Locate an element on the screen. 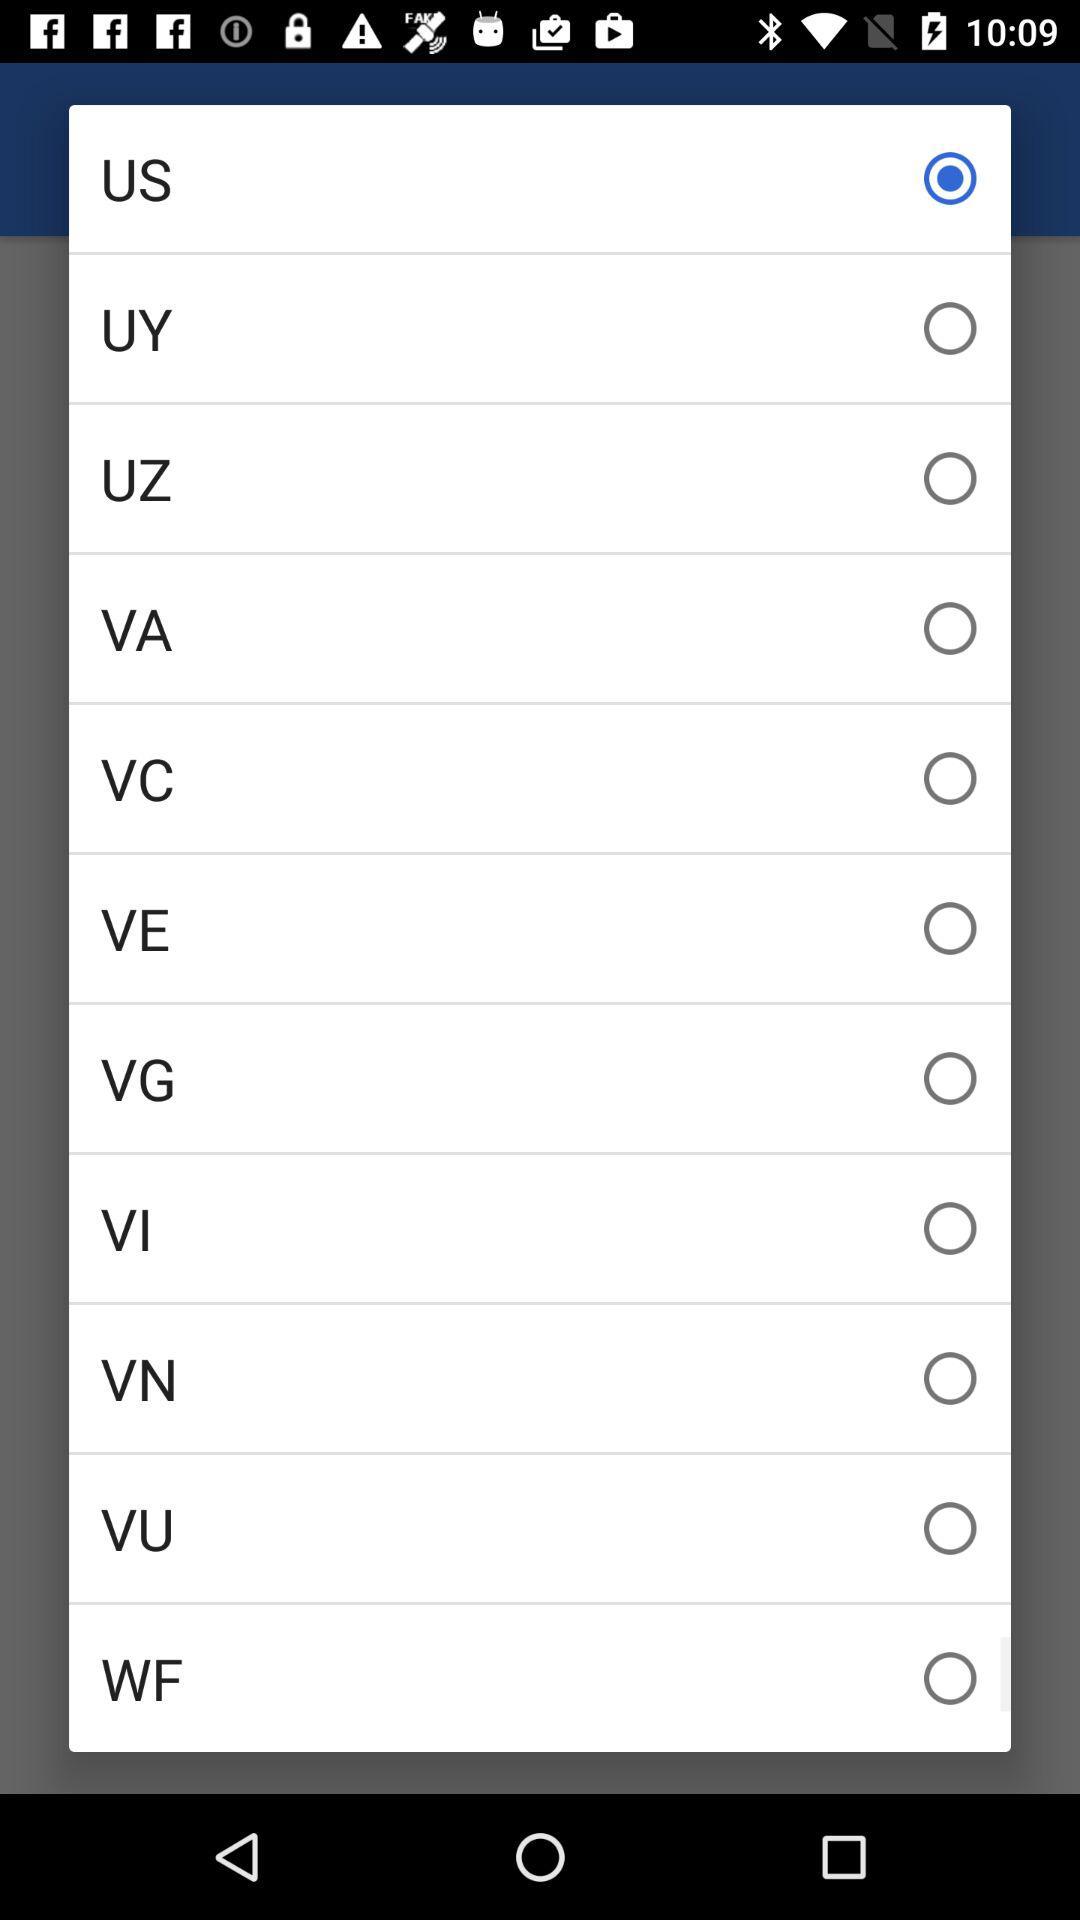 Image resolution: width=1080 pixels, height=1920 pixels. checkbox above uz item is located at coordinates (540, 328).